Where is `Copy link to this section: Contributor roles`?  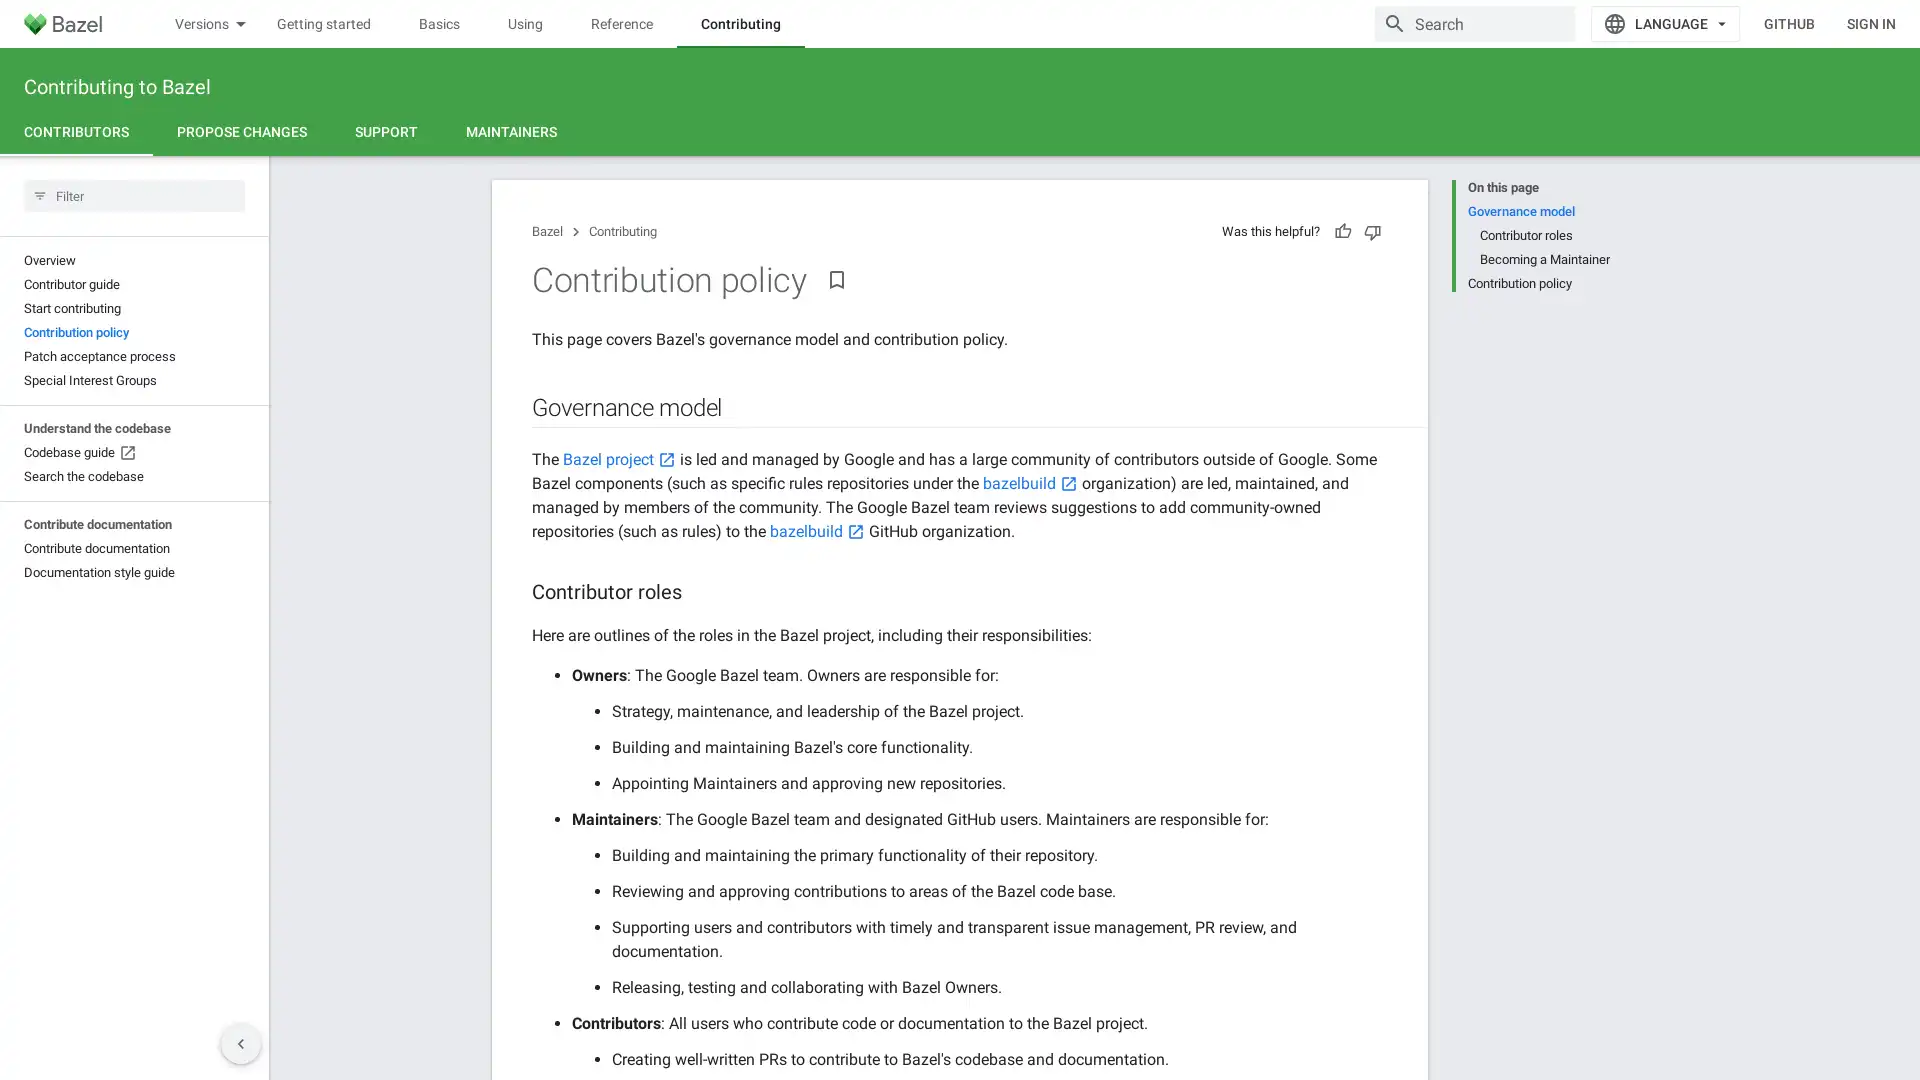
Copy link to this section: Contributor roles is located at coordinates (701, 592).